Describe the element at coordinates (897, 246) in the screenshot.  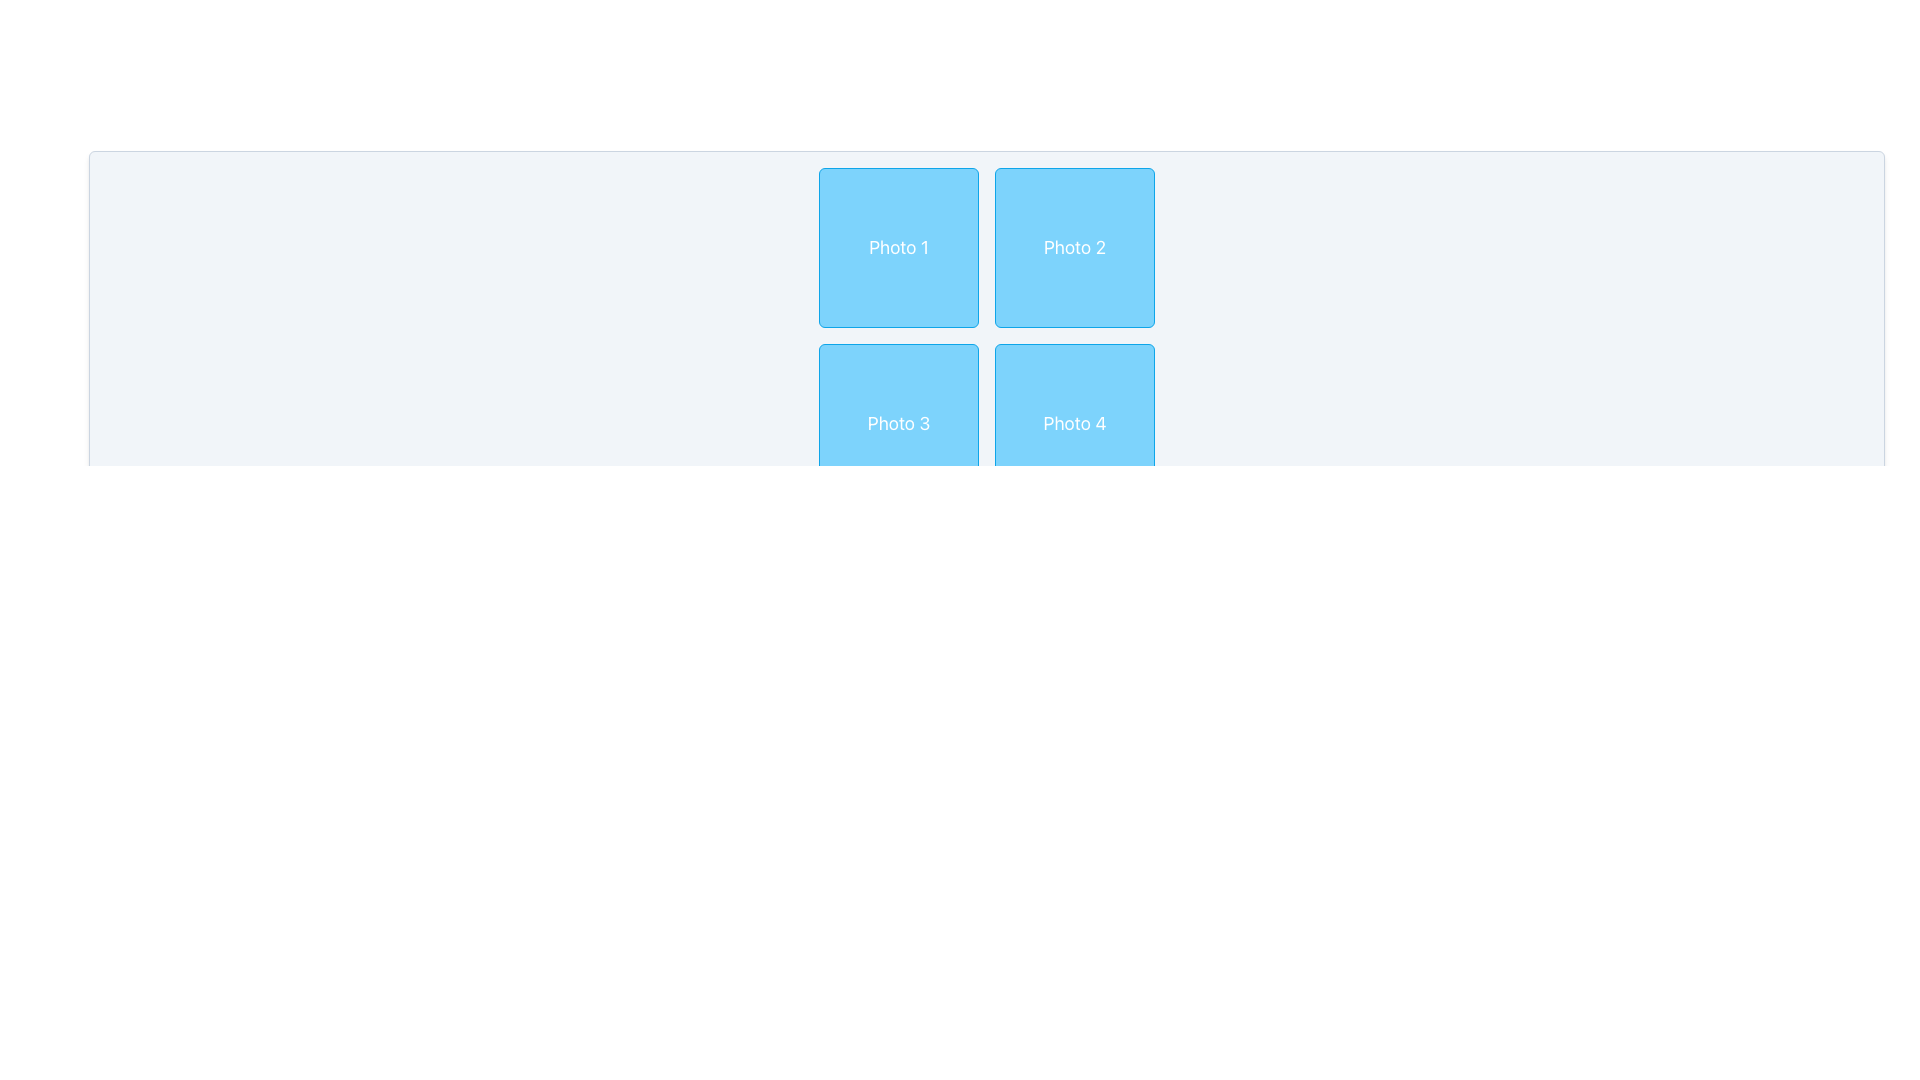
I see `the visual placeholder labeled 'Photo 1', which is the first item in a 2x2 grid layout located at the top-left corner of the grid` at that location.